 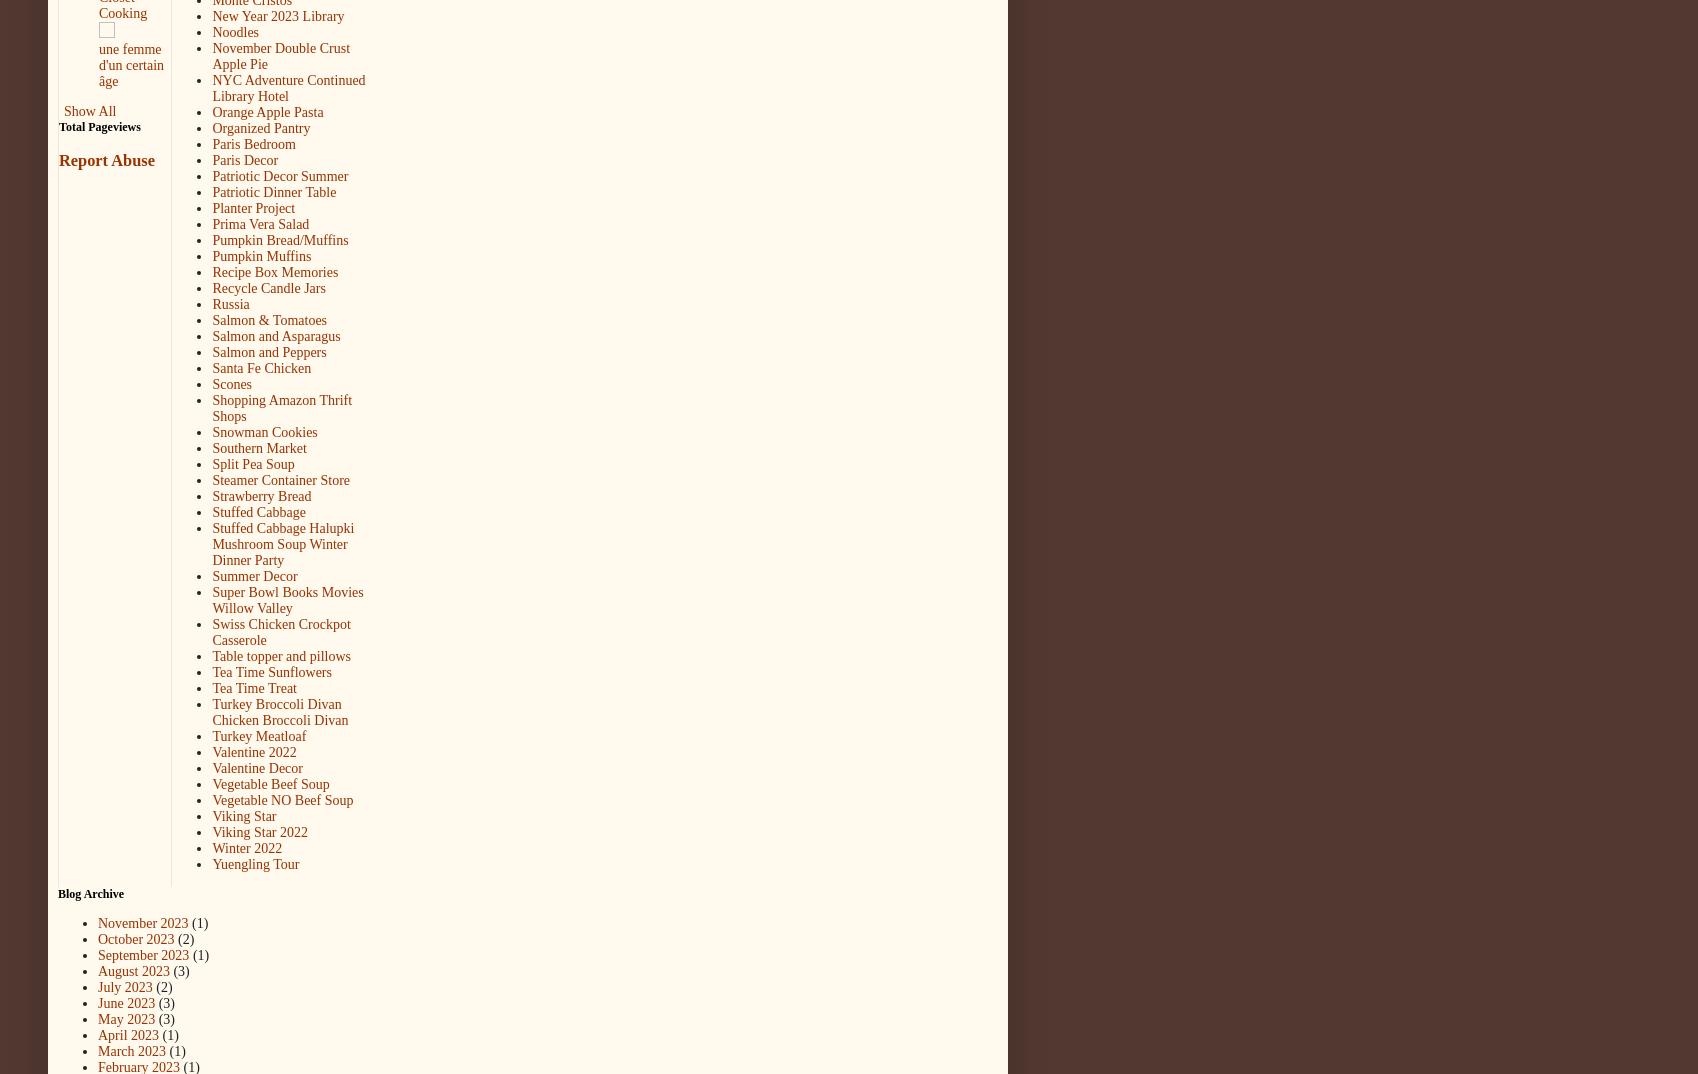 I want to click on 'May 2023', so click(x=125, y=1018).